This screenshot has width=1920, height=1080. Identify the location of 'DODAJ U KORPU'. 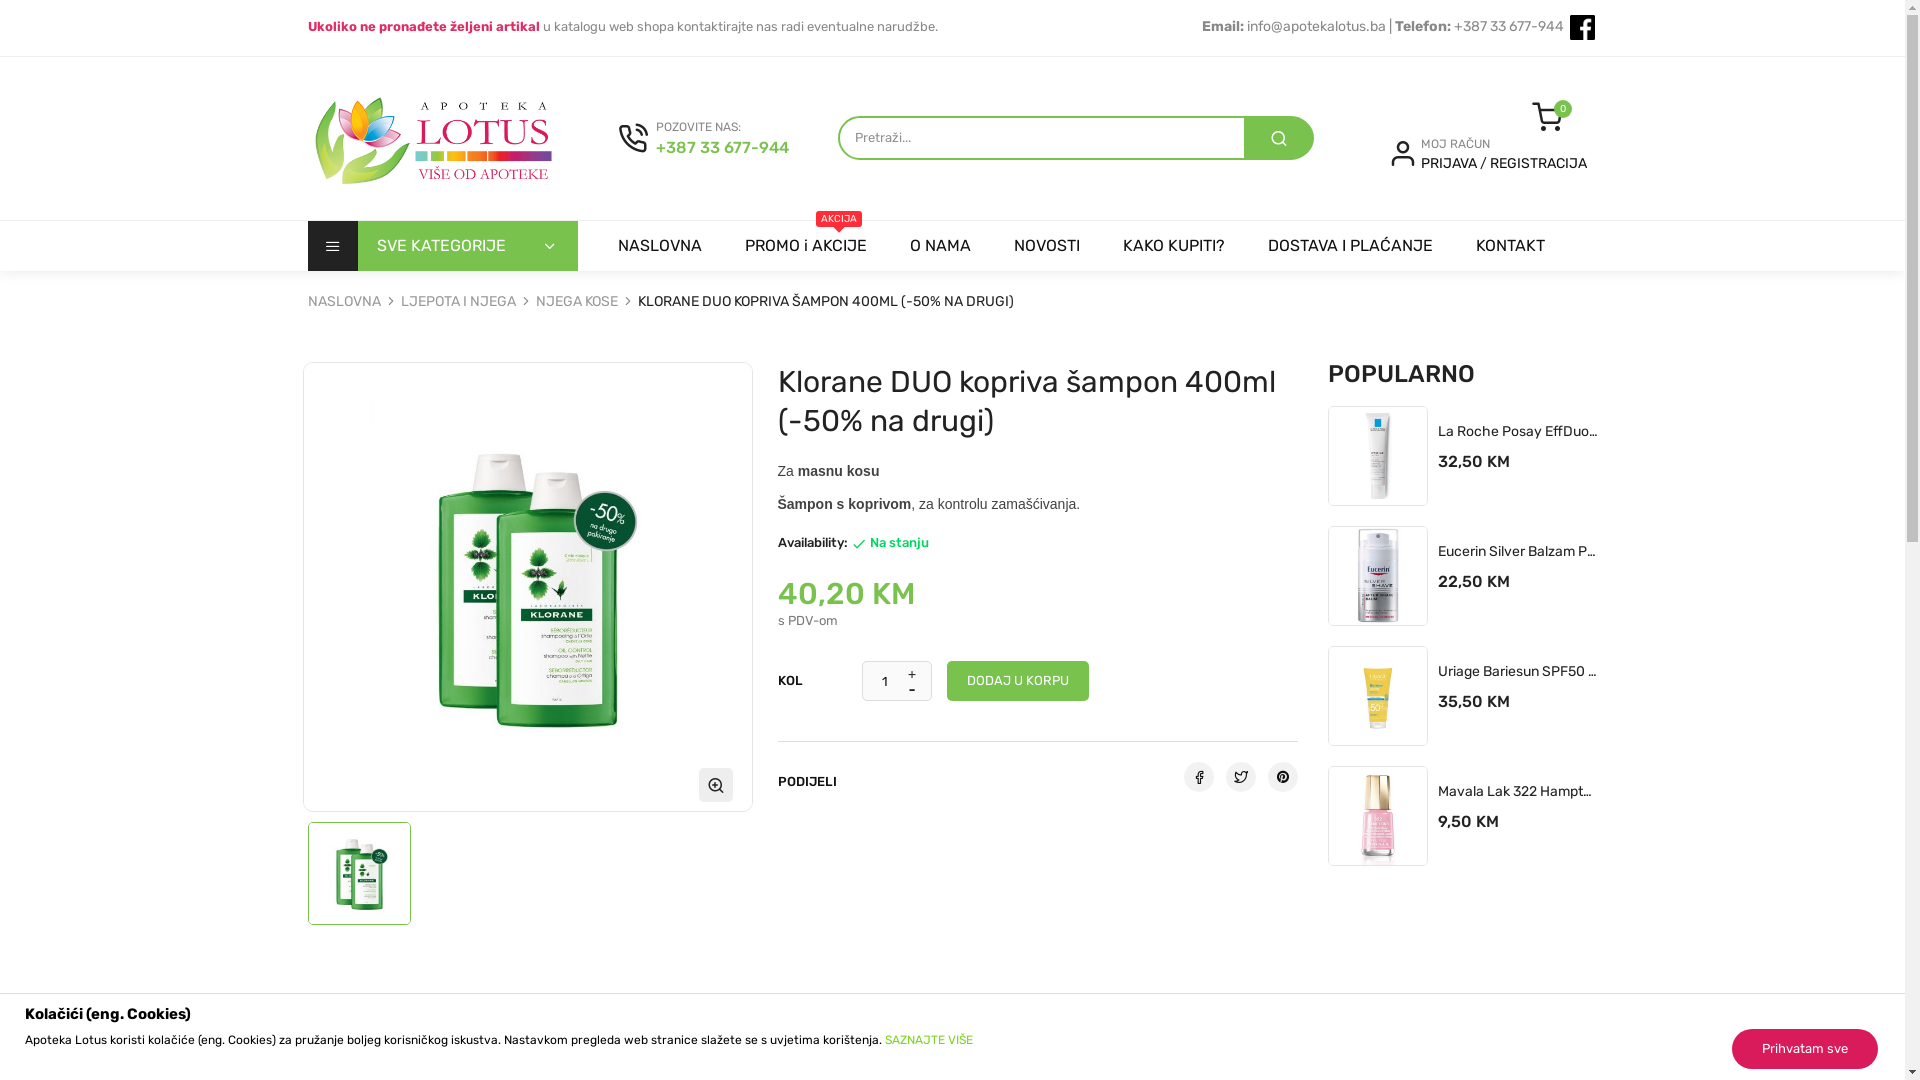
(1017, 680).